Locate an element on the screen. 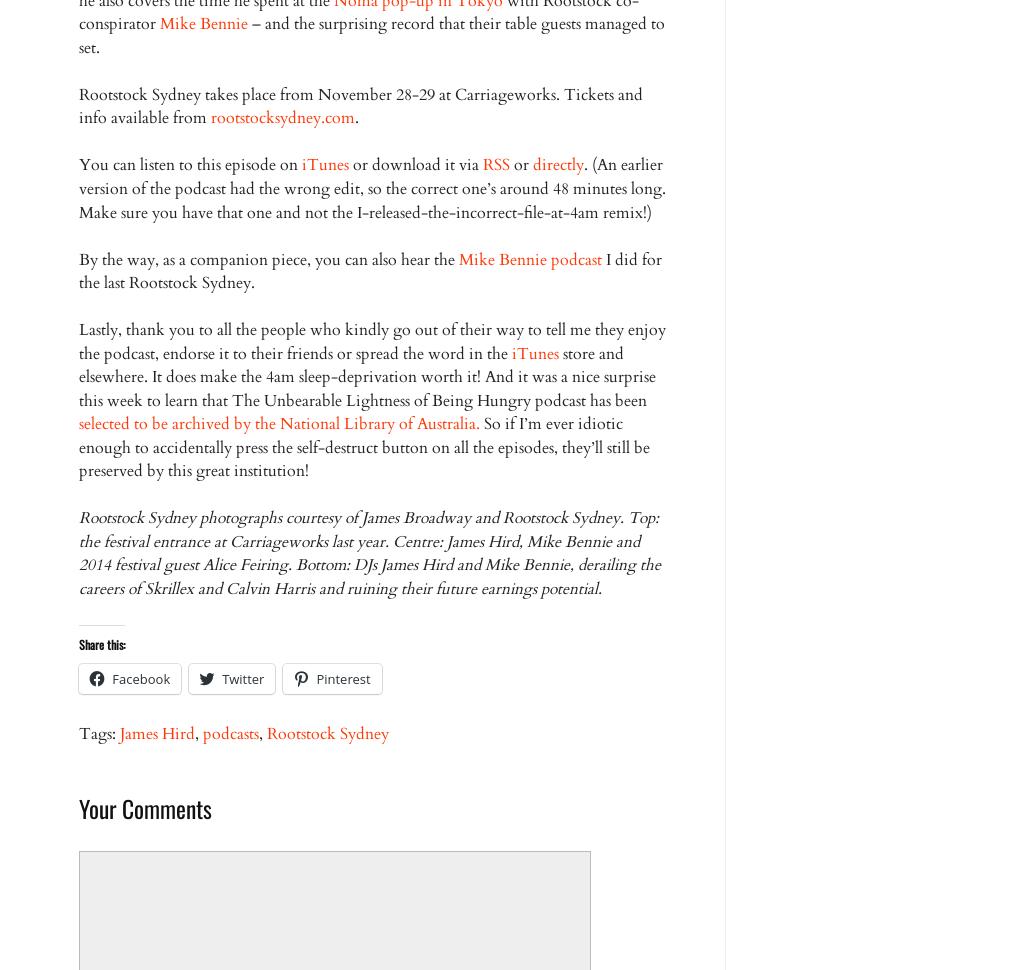 This screenshot has height=970, width=1013. 'podcasts' is located at coordinates (229, 732).